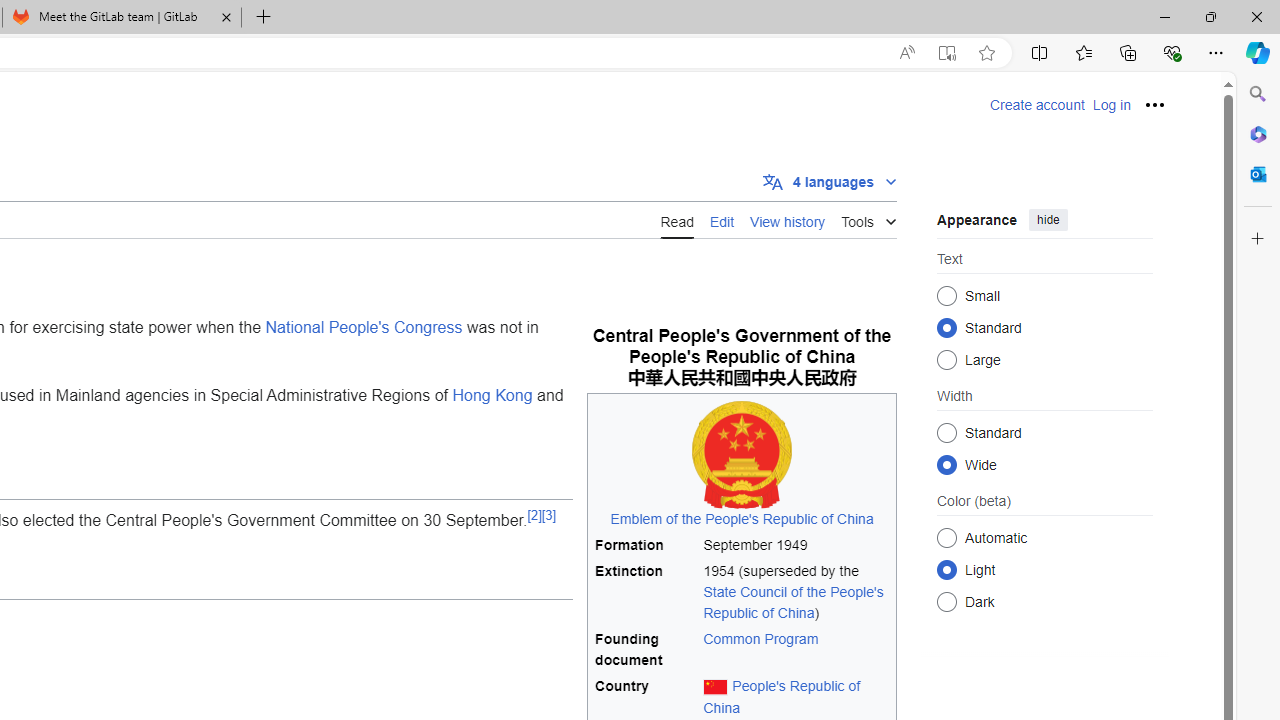  What do you see at coordinates (786, 219) in the screenshot?
I see `'View history'` at bounding box center [786, 219].